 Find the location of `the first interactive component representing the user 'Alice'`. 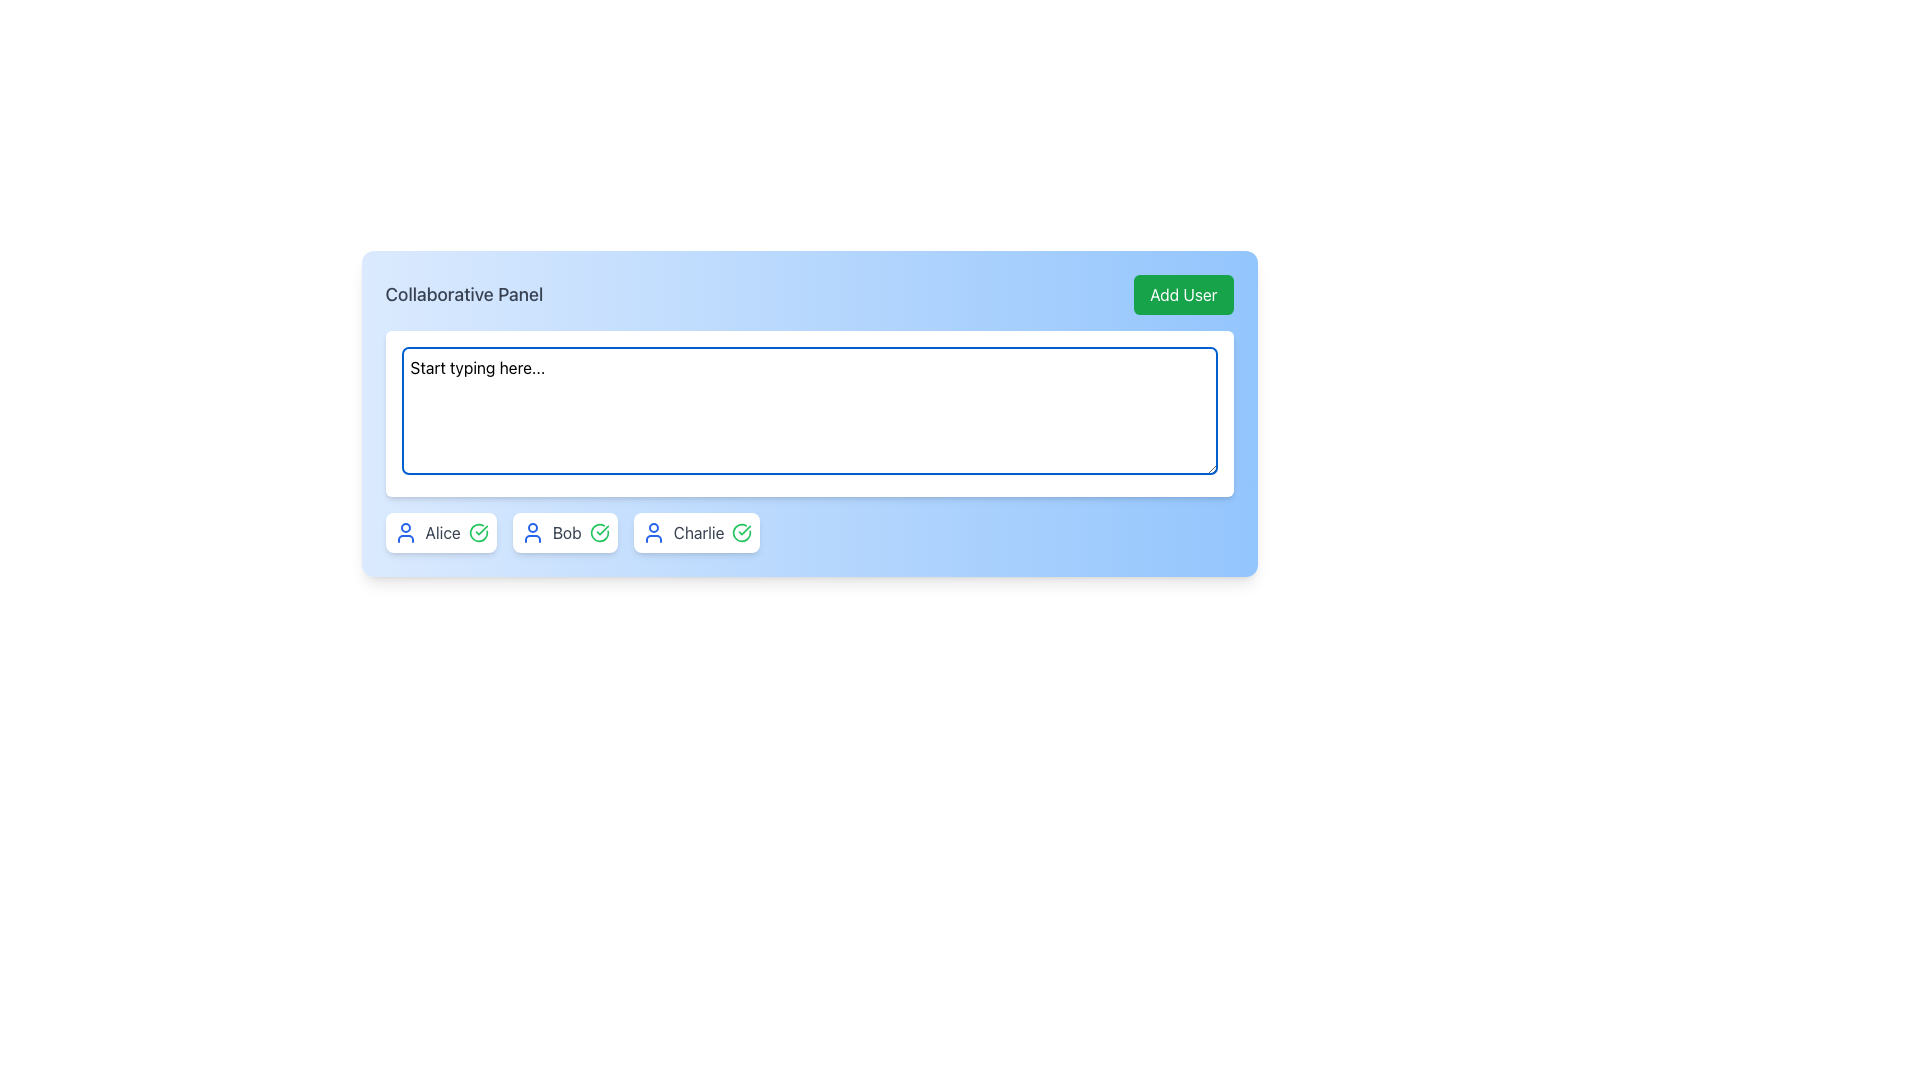

the first interactive component representing the user 'Alice' is located at coordinates (440, 531).